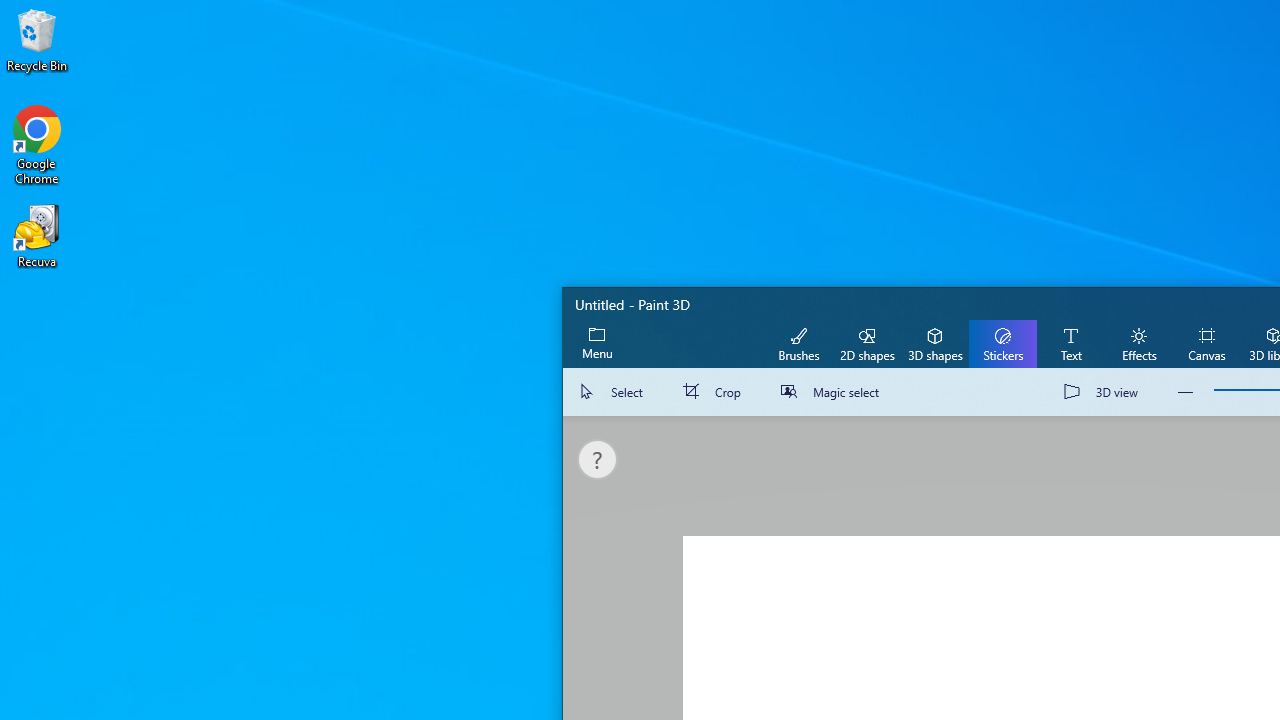 The image size is (1280, 720). Describe the element at coordinates (798, 342) in the screenshot. I see `'Brushes'` at that location.